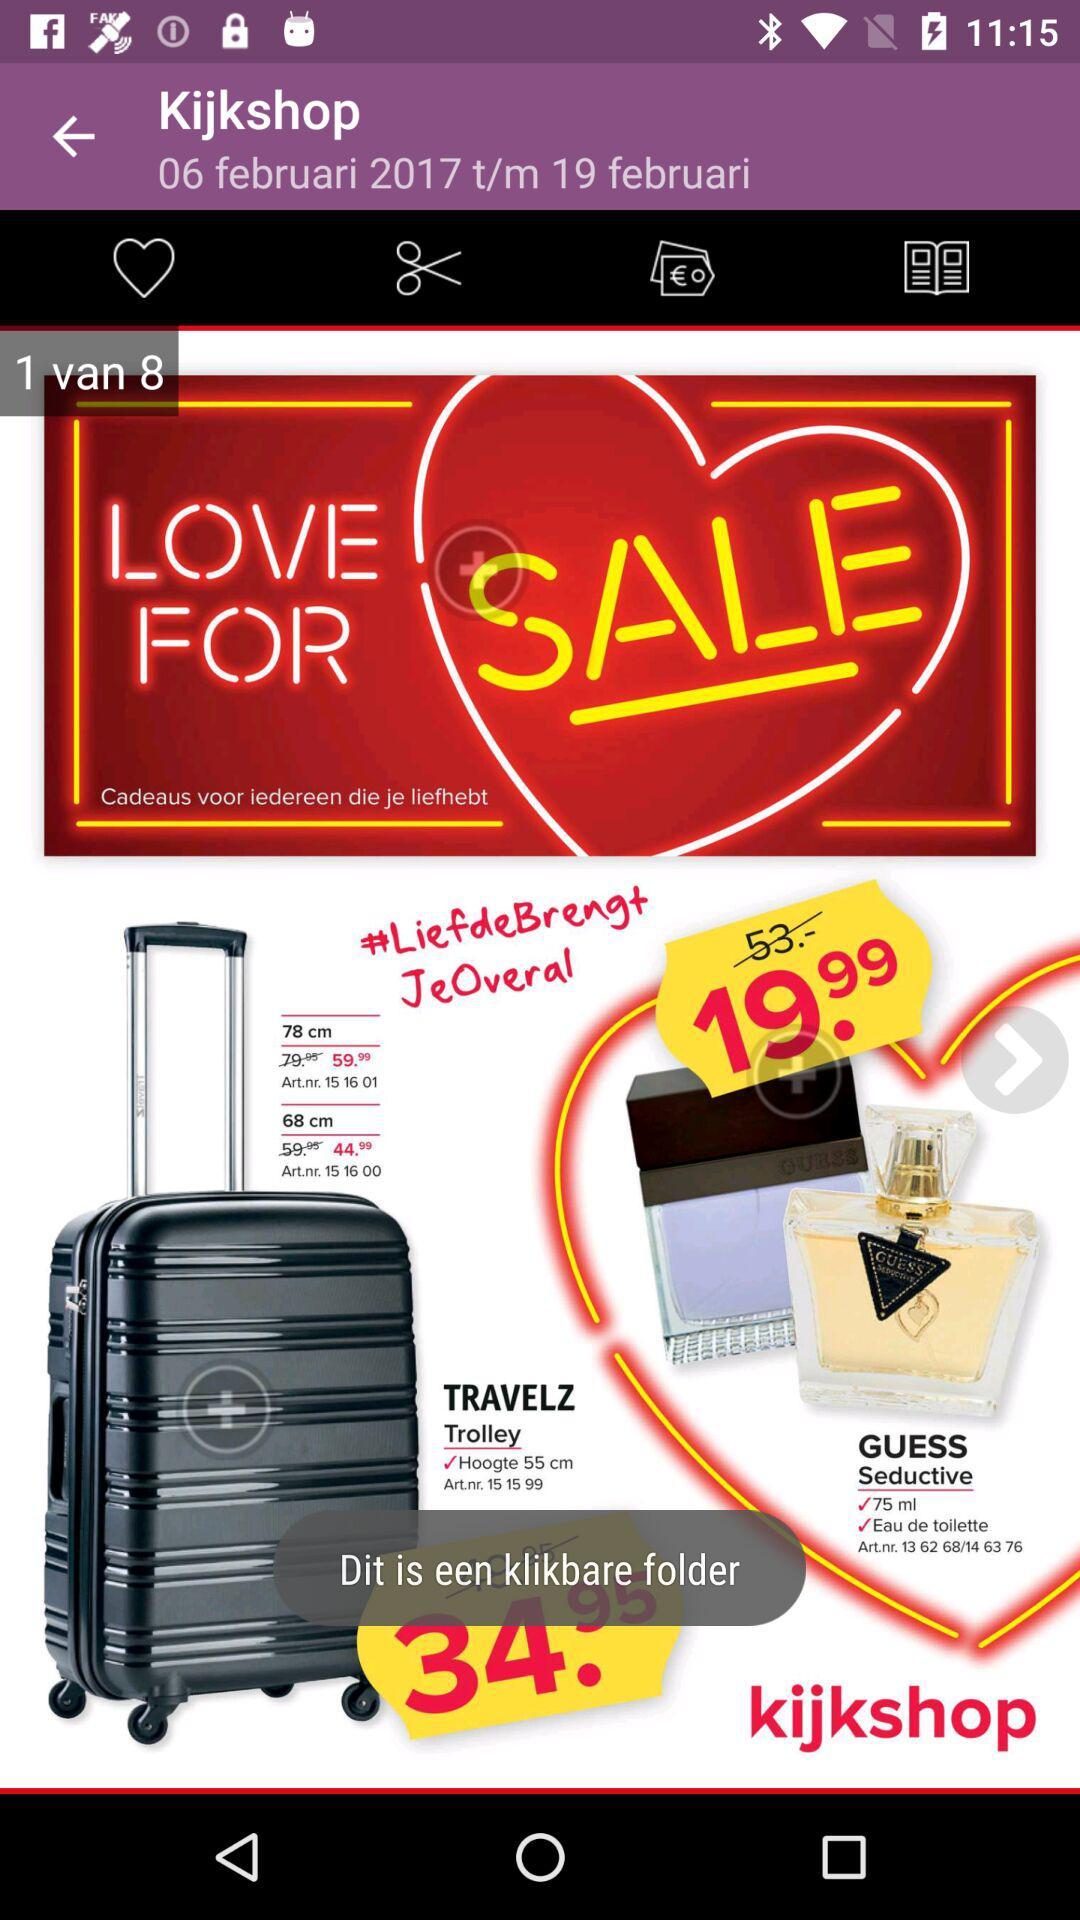 The image size is (1080, 1920). What do you see at coordinates (427, 266) in the screenshot?
I see `clip` at bounding box center [427, 266].